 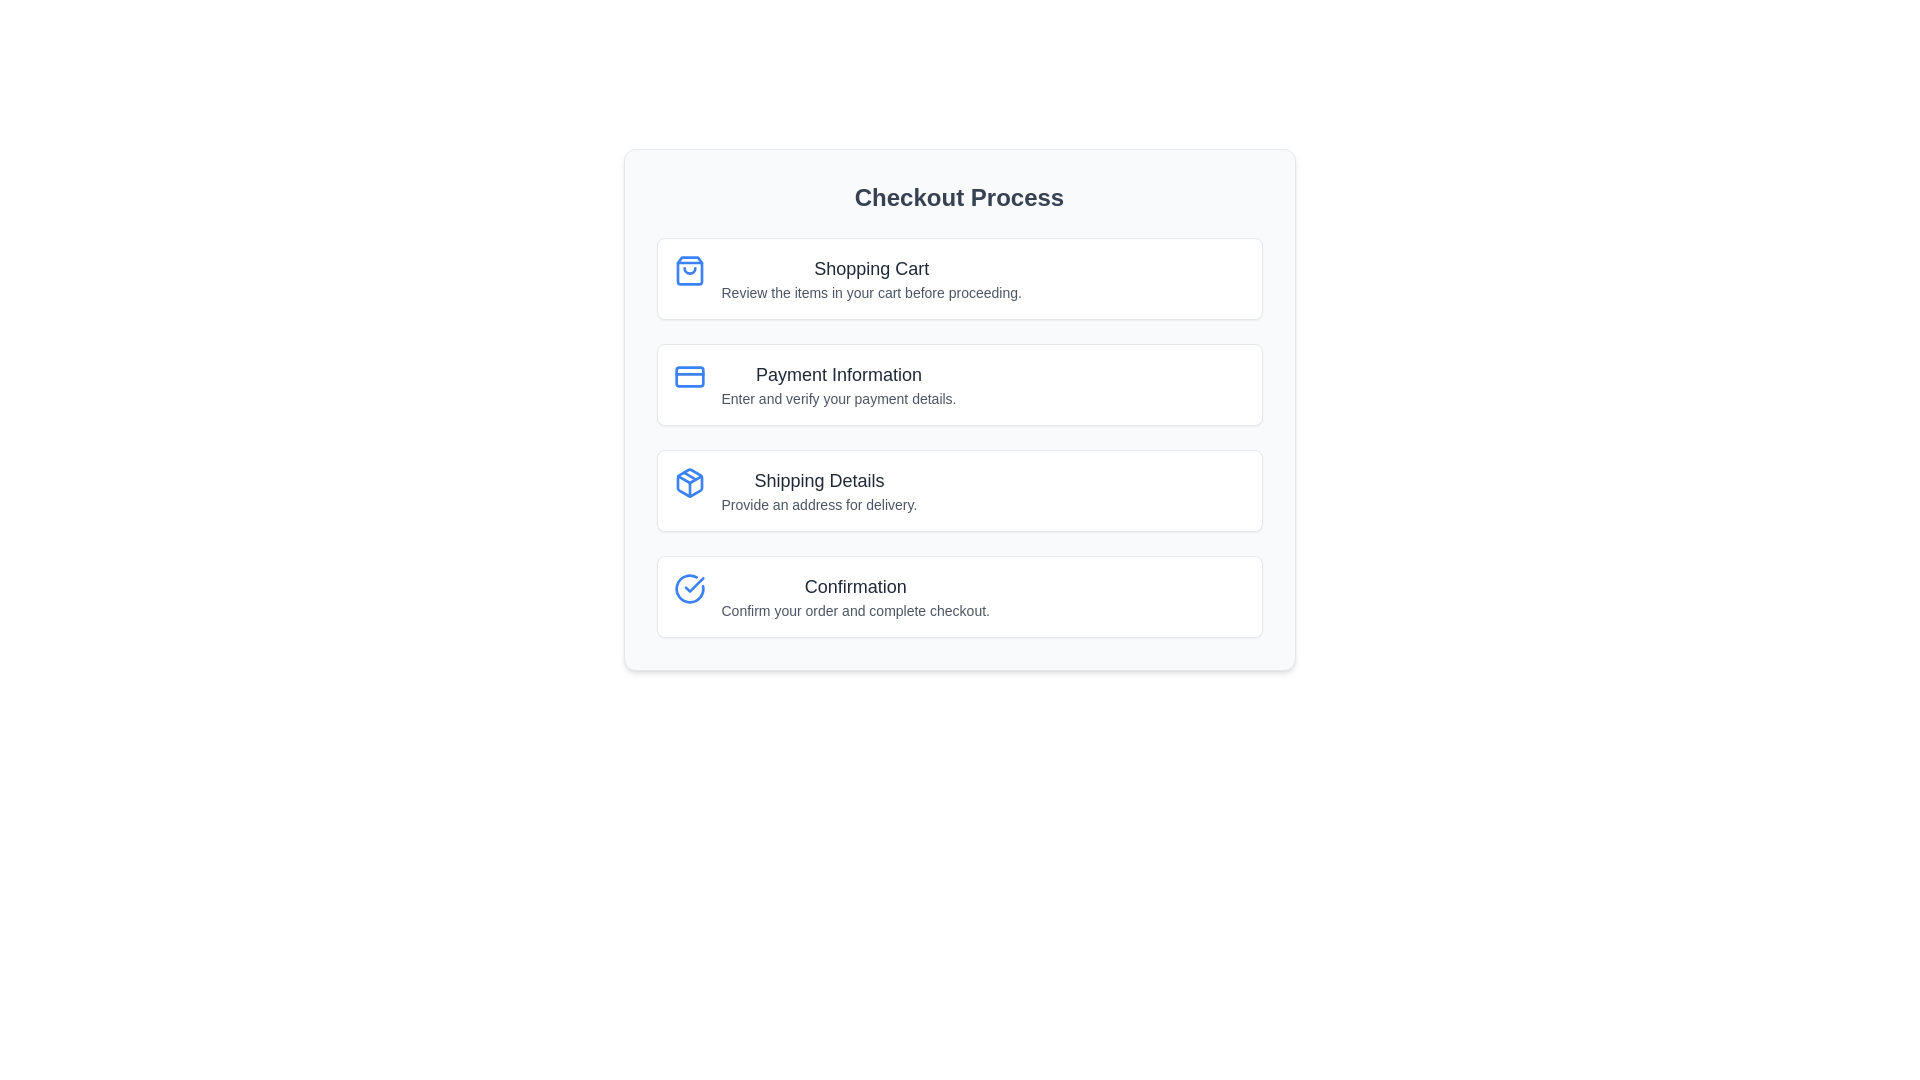 I want to click on the shopping bag icon, styled with a blue color and clean design, located in the top-left portion of the 'Shopping Cart' section, so click(x=689, y=270).